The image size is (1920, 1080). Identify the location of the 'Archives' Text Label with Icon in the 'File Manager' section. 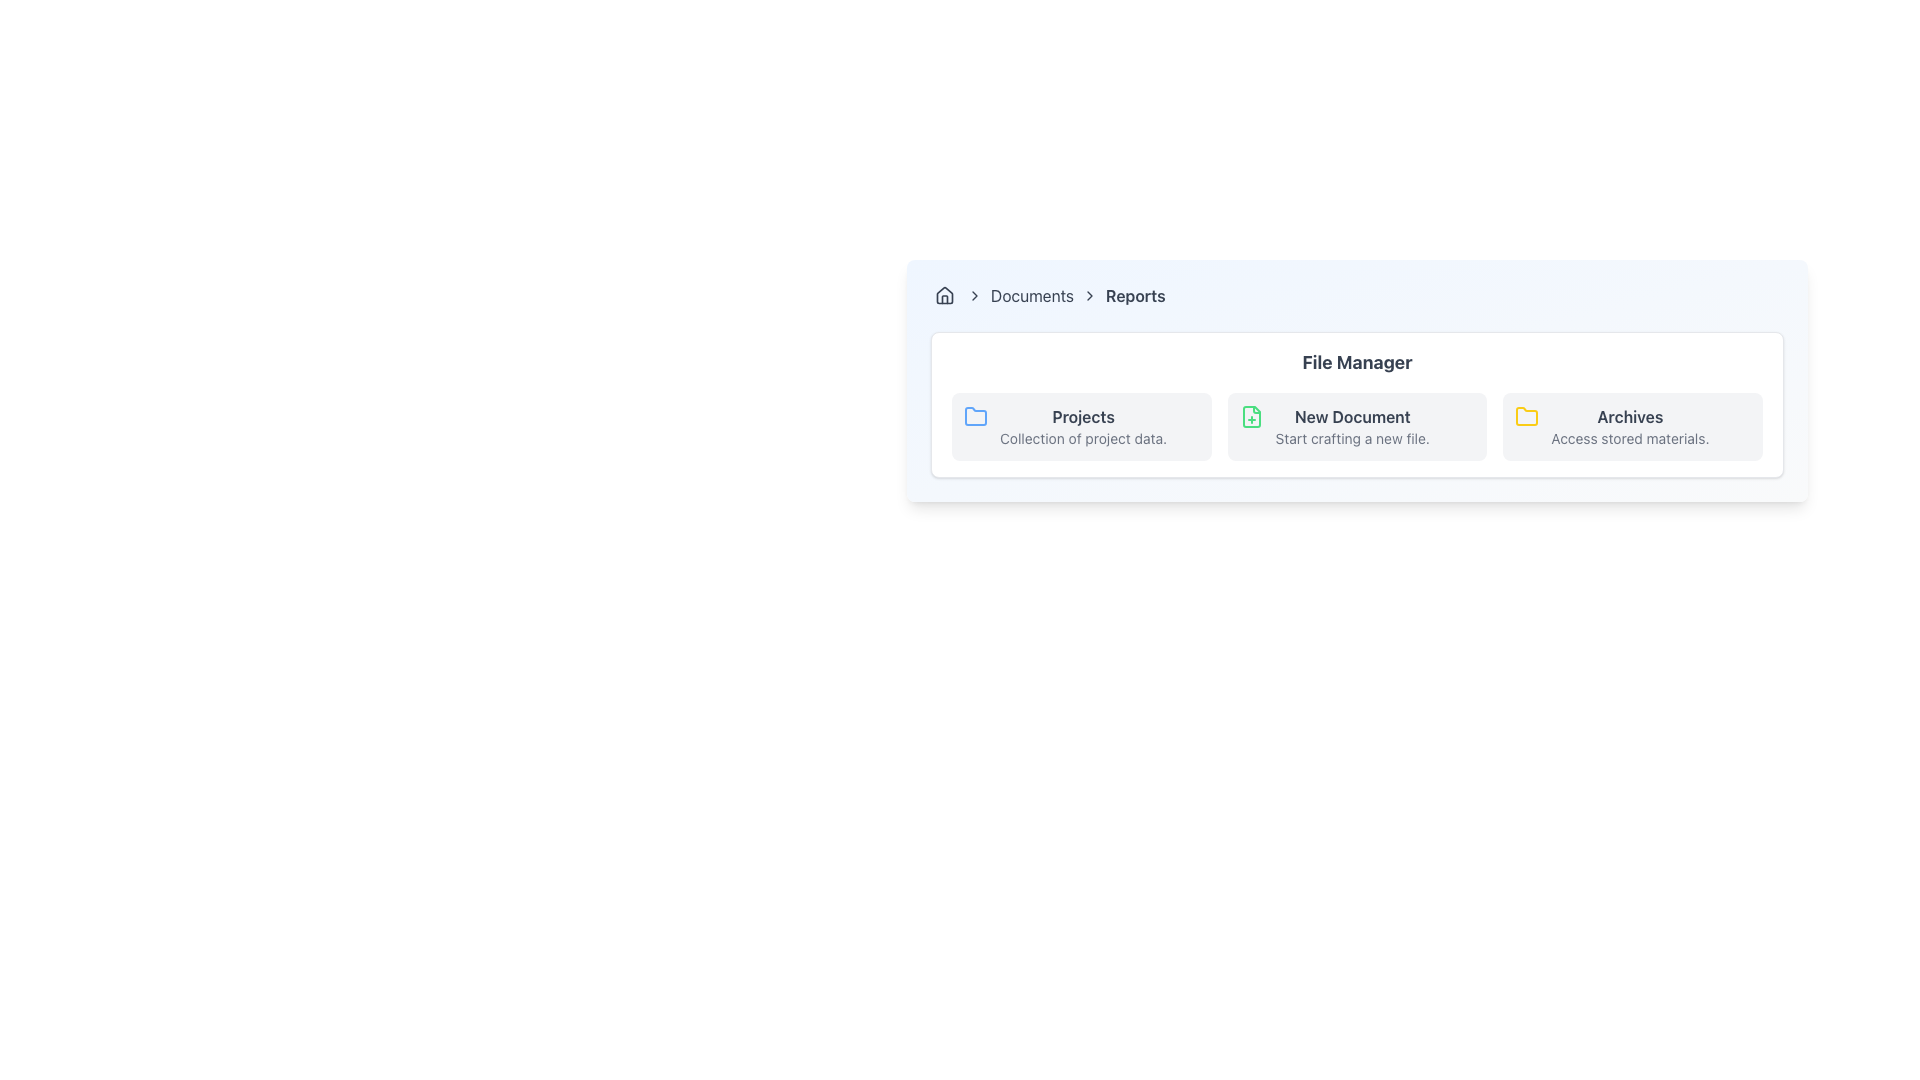
(1630, 426).